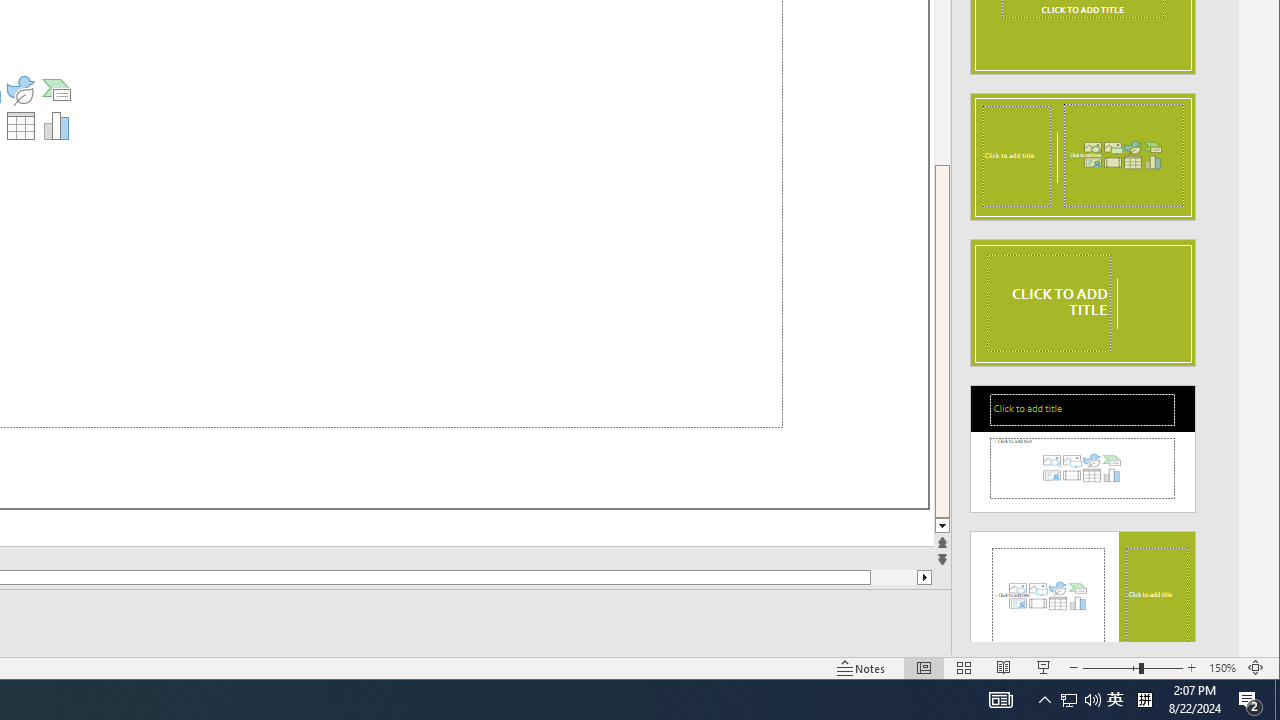  What do you see at coordinates (56, 125) in the screenshot?
I see `'Insert Chart'` at bounding box center [56, 125].